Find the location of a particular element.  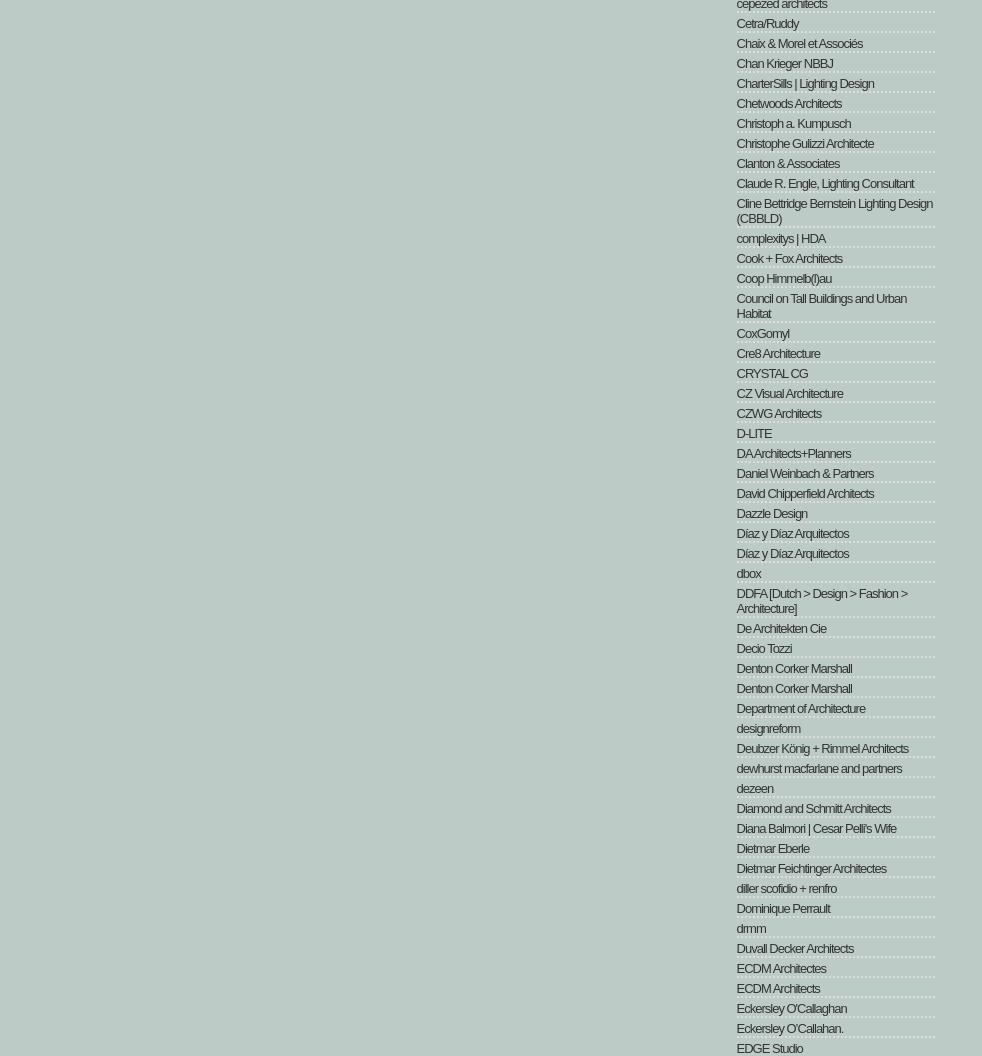

'Dazzle Design' is located at coordinates (735, 512).